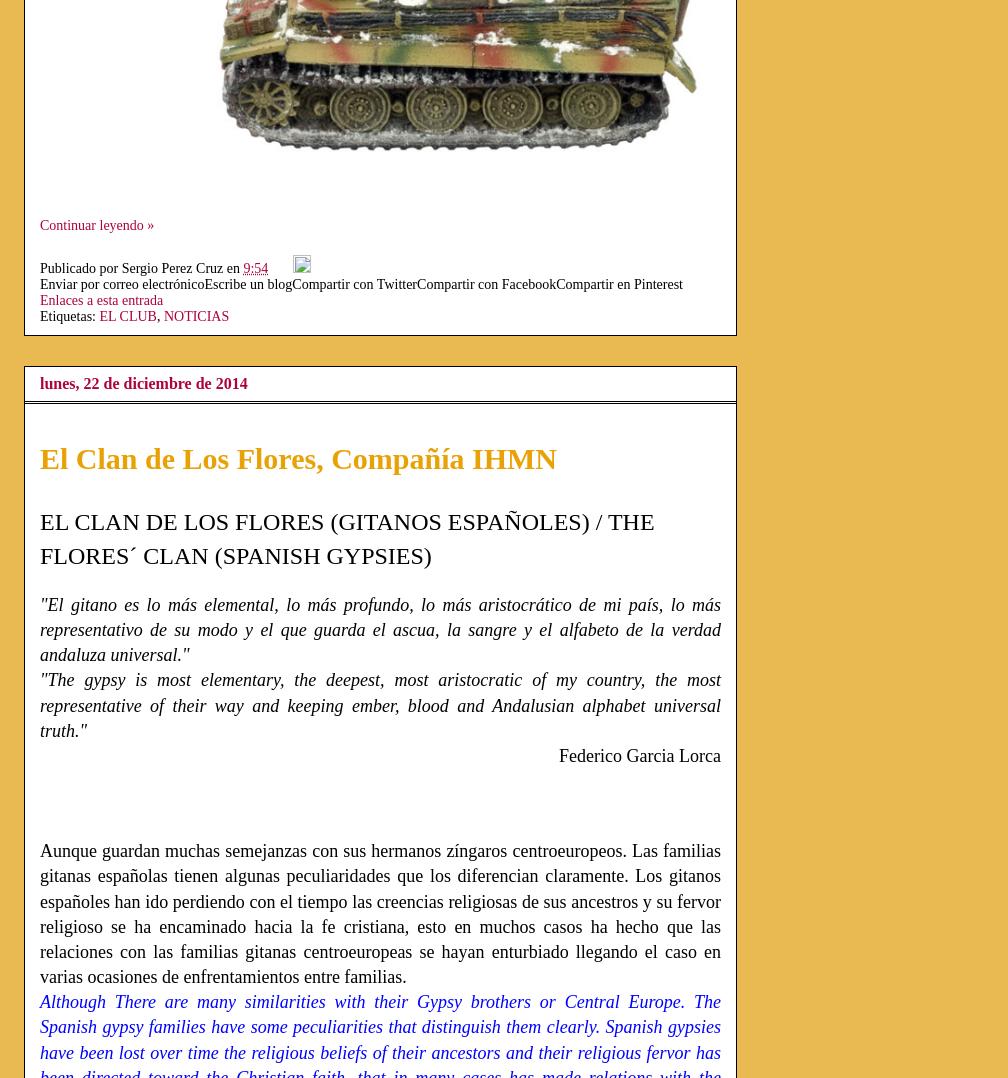 The width and height of the screenshot is (1008, 1078). Describe the element at coordinates (121, 284) in the screenshot. I see `'Enviar por correo electrónico'` at that location.